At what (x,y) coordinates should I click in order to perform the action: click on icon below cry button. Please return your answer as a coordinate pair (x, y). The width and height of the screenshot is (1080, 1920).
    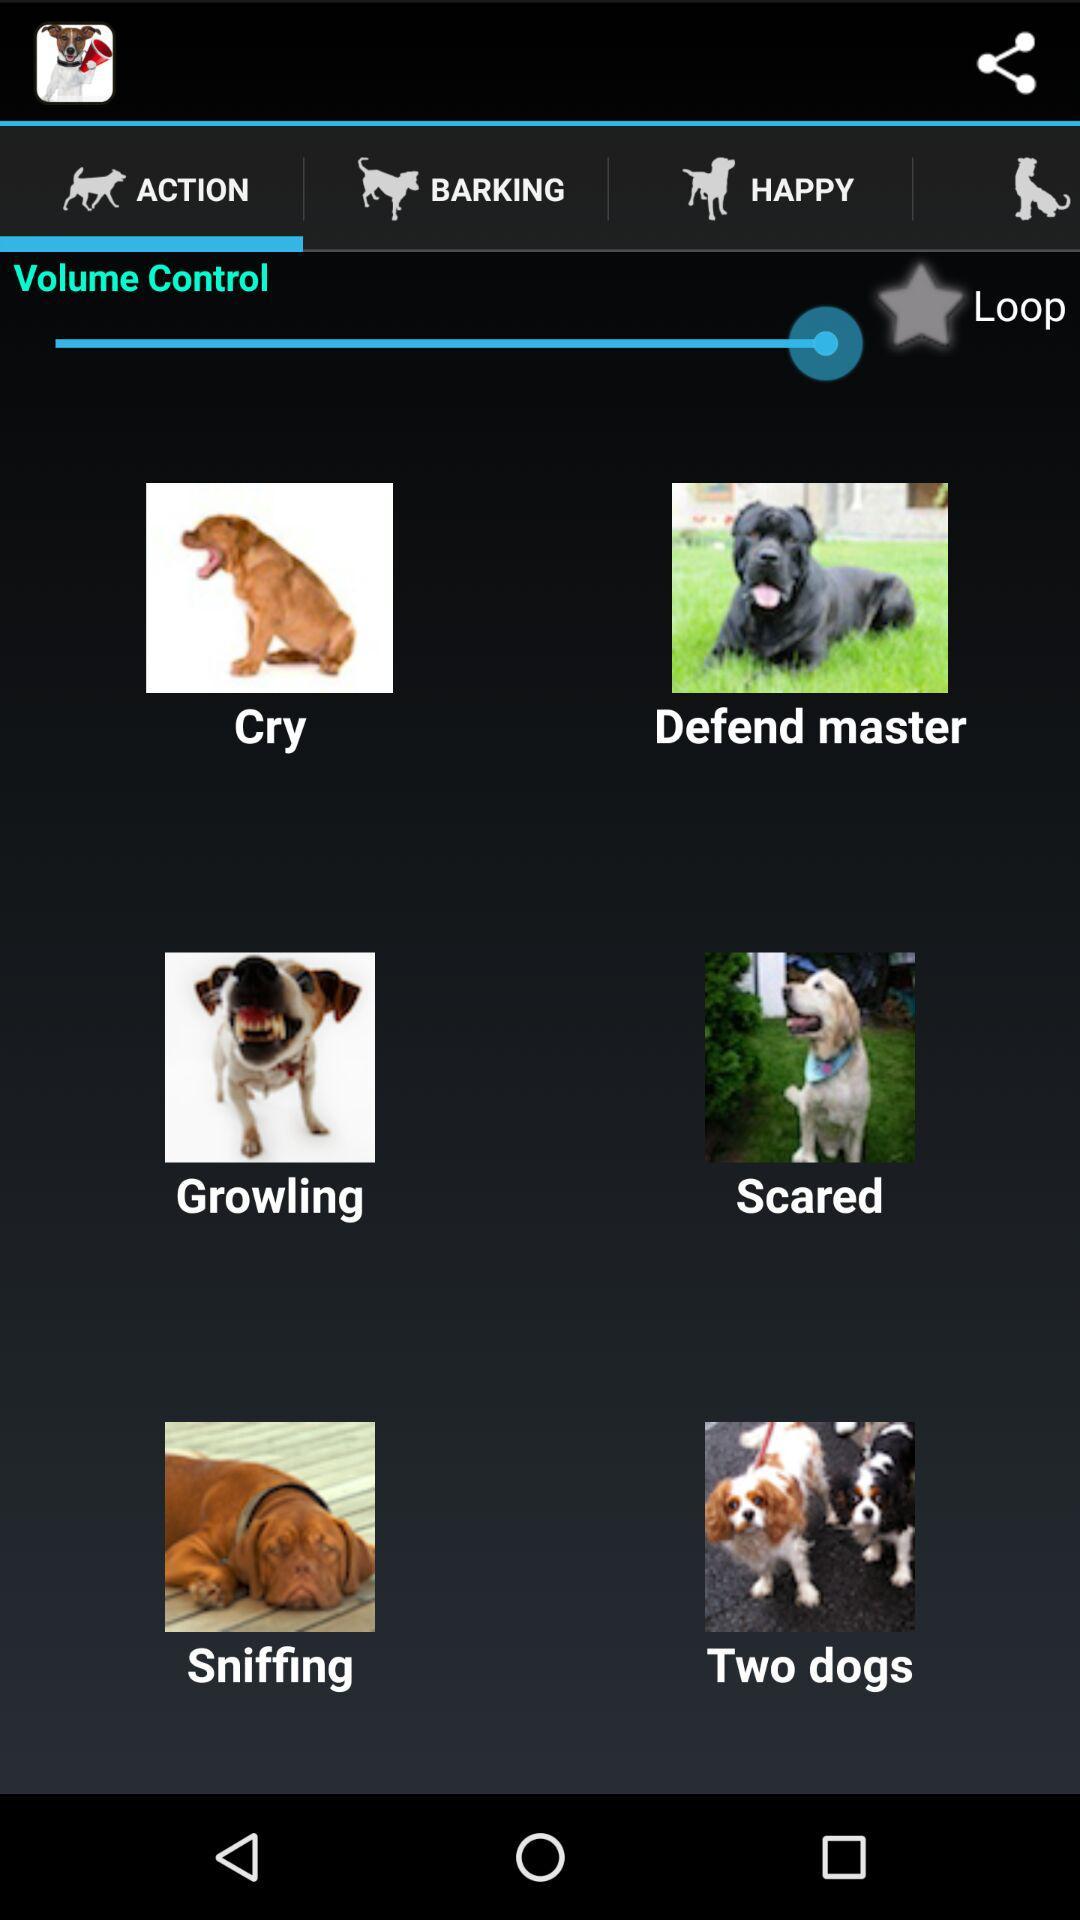
    Looking at the image, I should click on (270, 1088).